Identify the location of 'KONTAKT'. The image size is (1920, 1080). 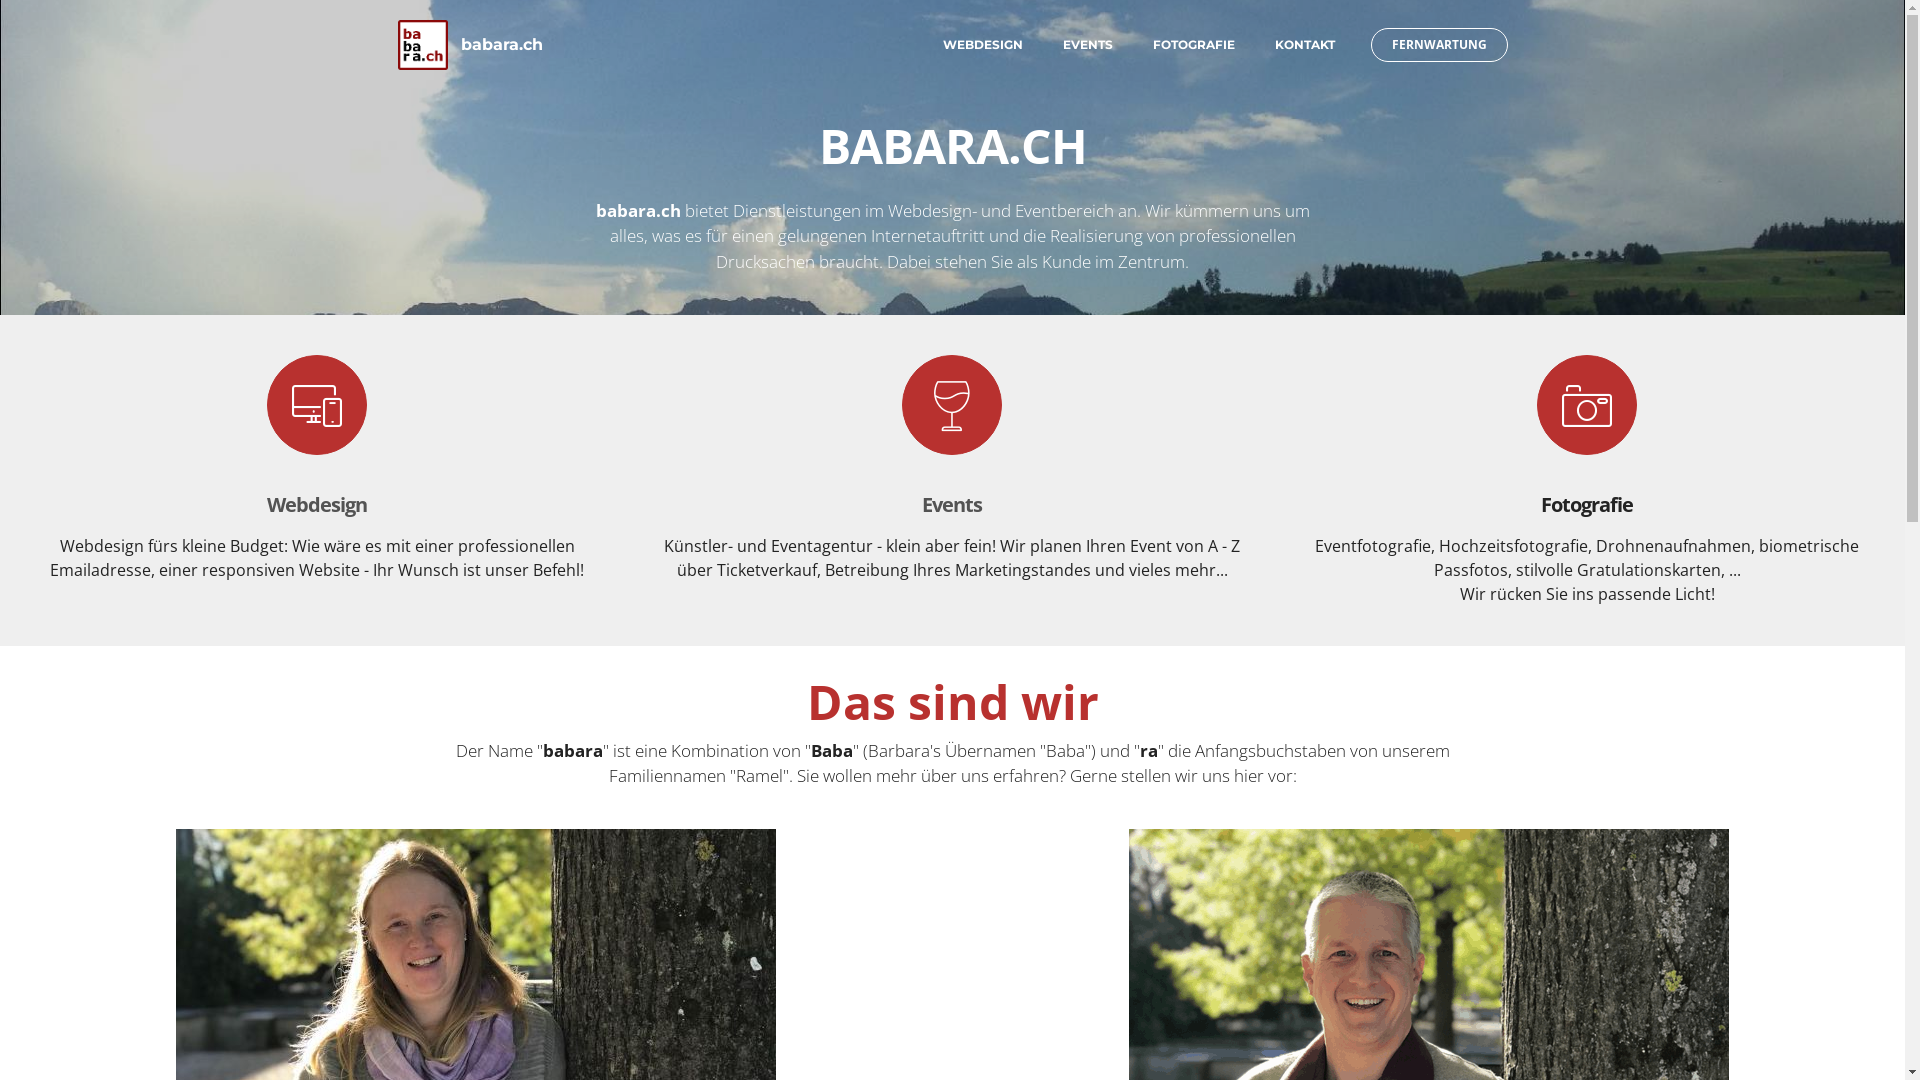
(1272, 45).